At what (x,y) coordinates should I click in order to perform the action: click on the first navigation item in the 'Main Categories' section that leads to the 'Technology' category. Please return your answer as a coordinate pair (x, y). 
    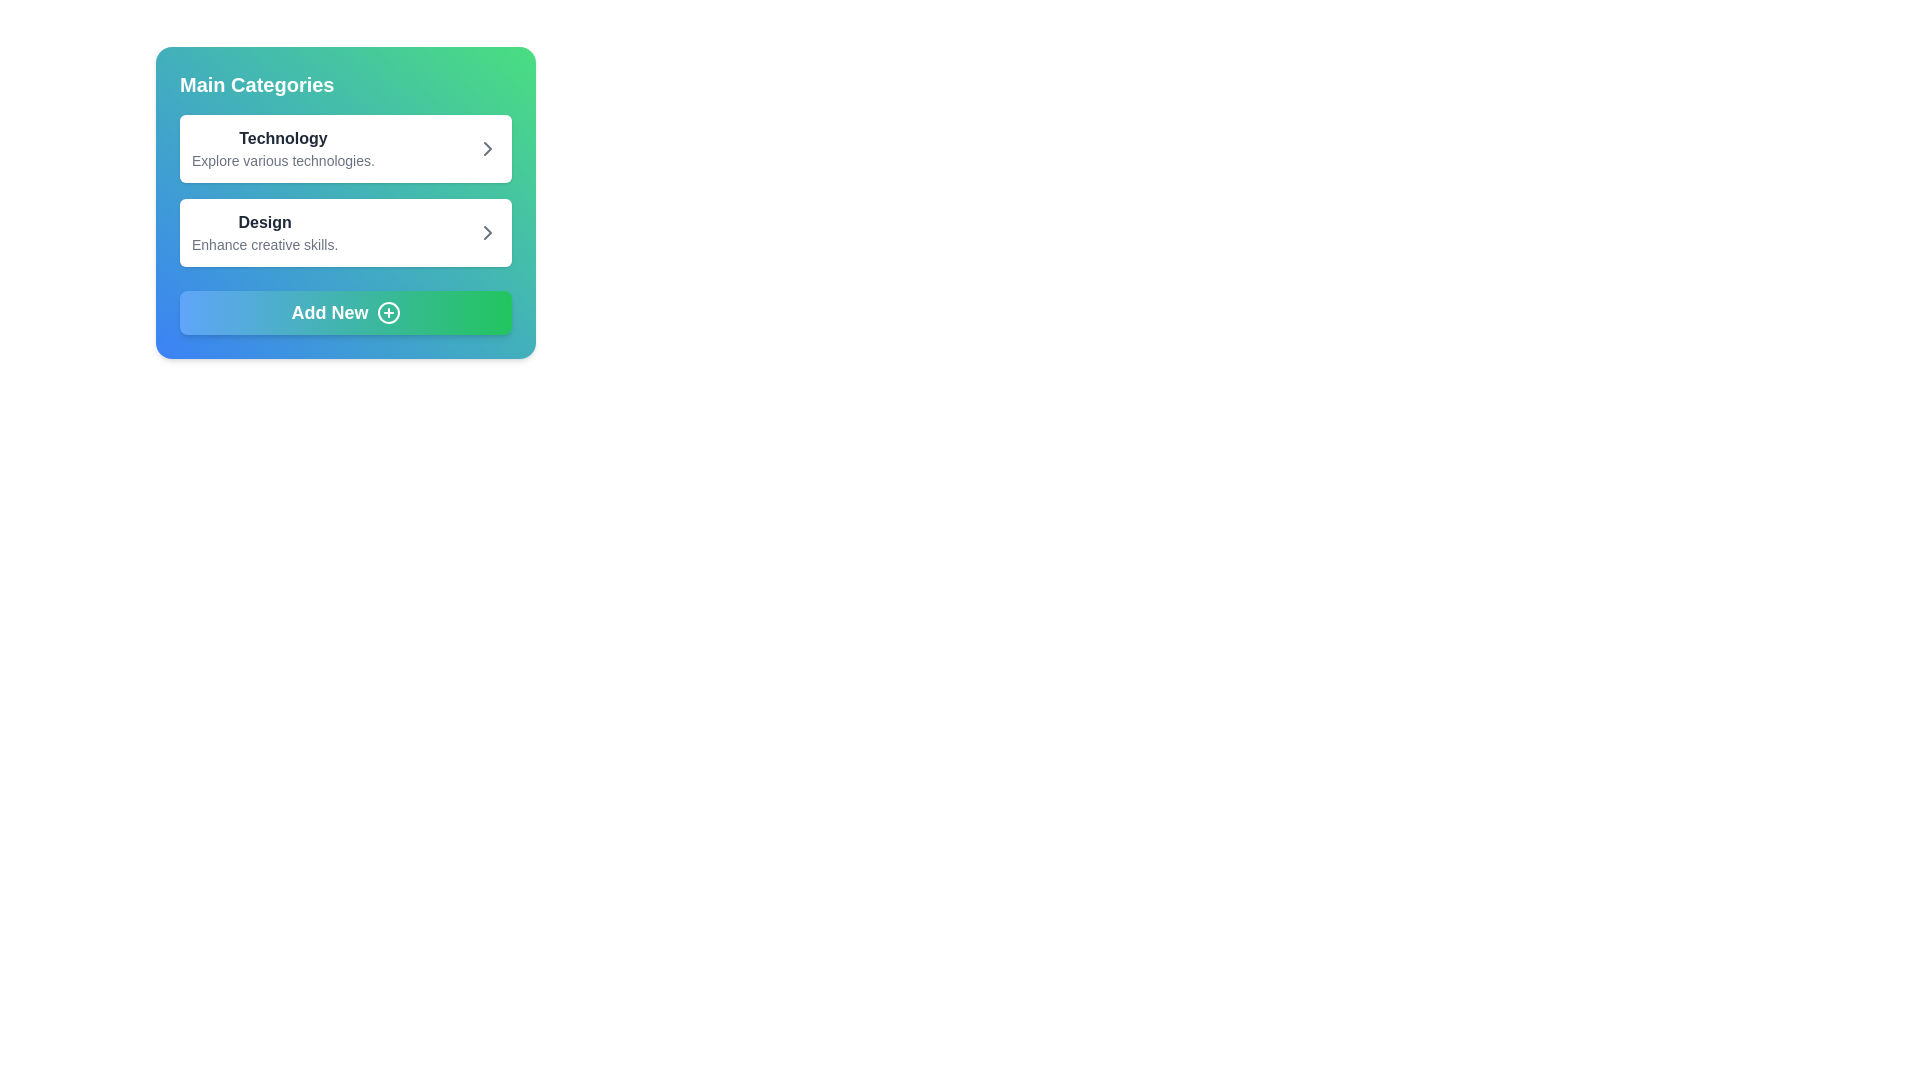
    Looking at the image, I should click on (345, 148).